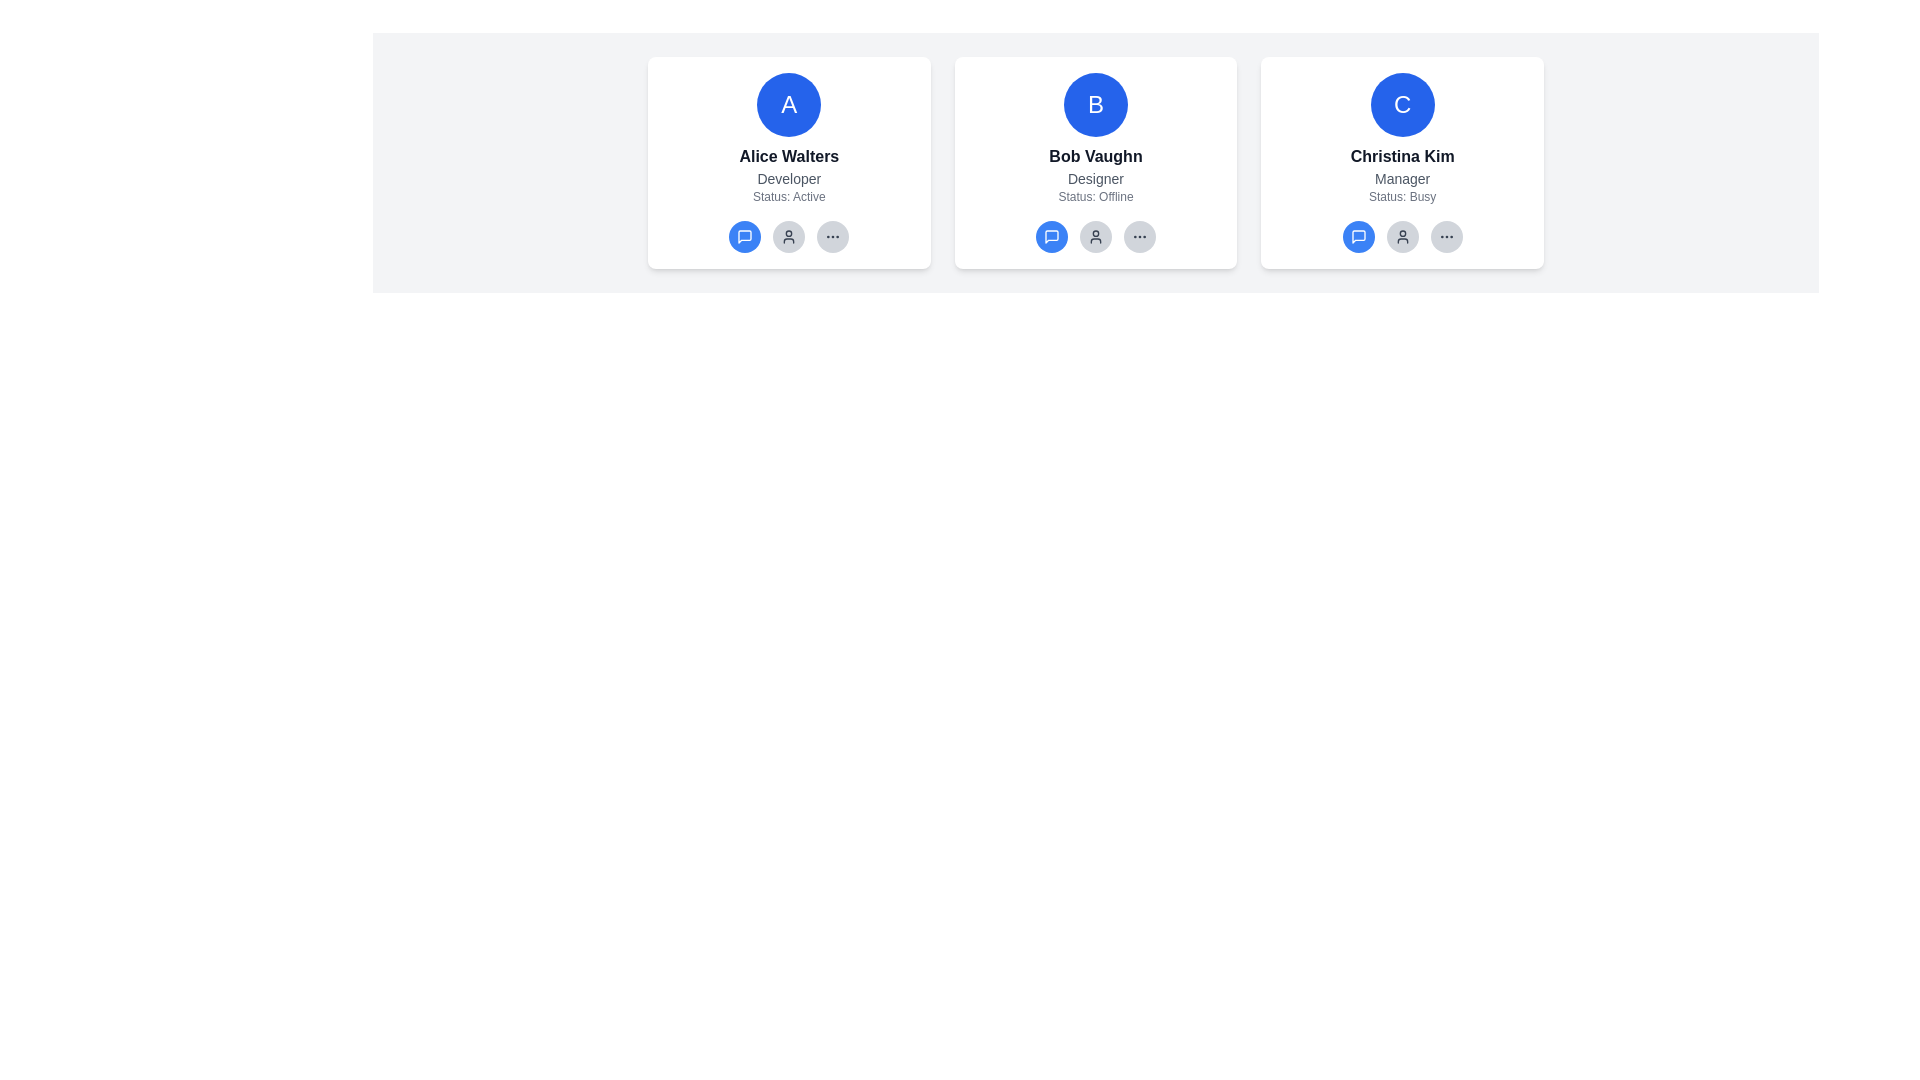  Describe the element at coordinates (788, 235) in the screenshot. I see `the third circular action button in the navigation panel located below the 'Status: Active' text in Alice Walters' profile card` at that location.